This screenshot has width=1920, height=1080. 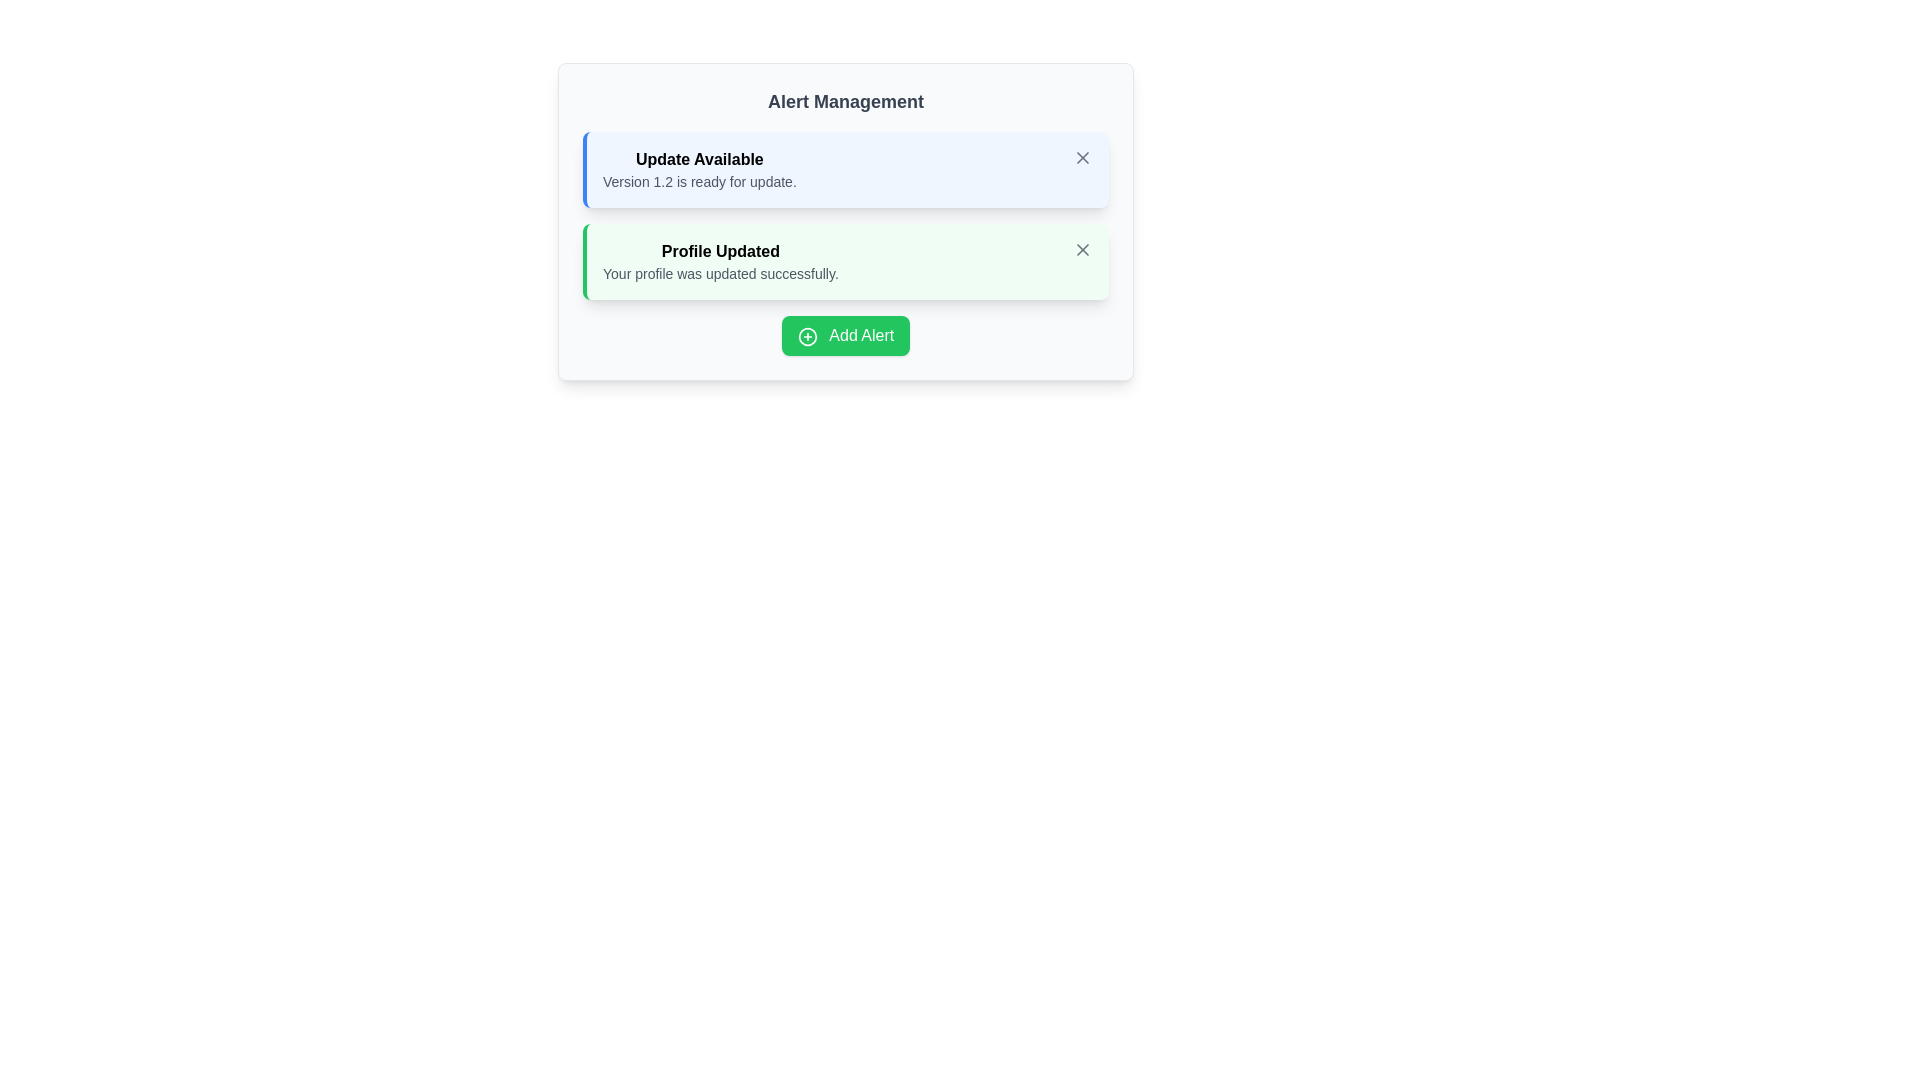 What do you see at coordinates (1082, 249) in the screenshot?
I see `the close button (dismiss icon) located in the center-right of the alert titled 'Profile Updated'` at bounding box center [1082, 249].